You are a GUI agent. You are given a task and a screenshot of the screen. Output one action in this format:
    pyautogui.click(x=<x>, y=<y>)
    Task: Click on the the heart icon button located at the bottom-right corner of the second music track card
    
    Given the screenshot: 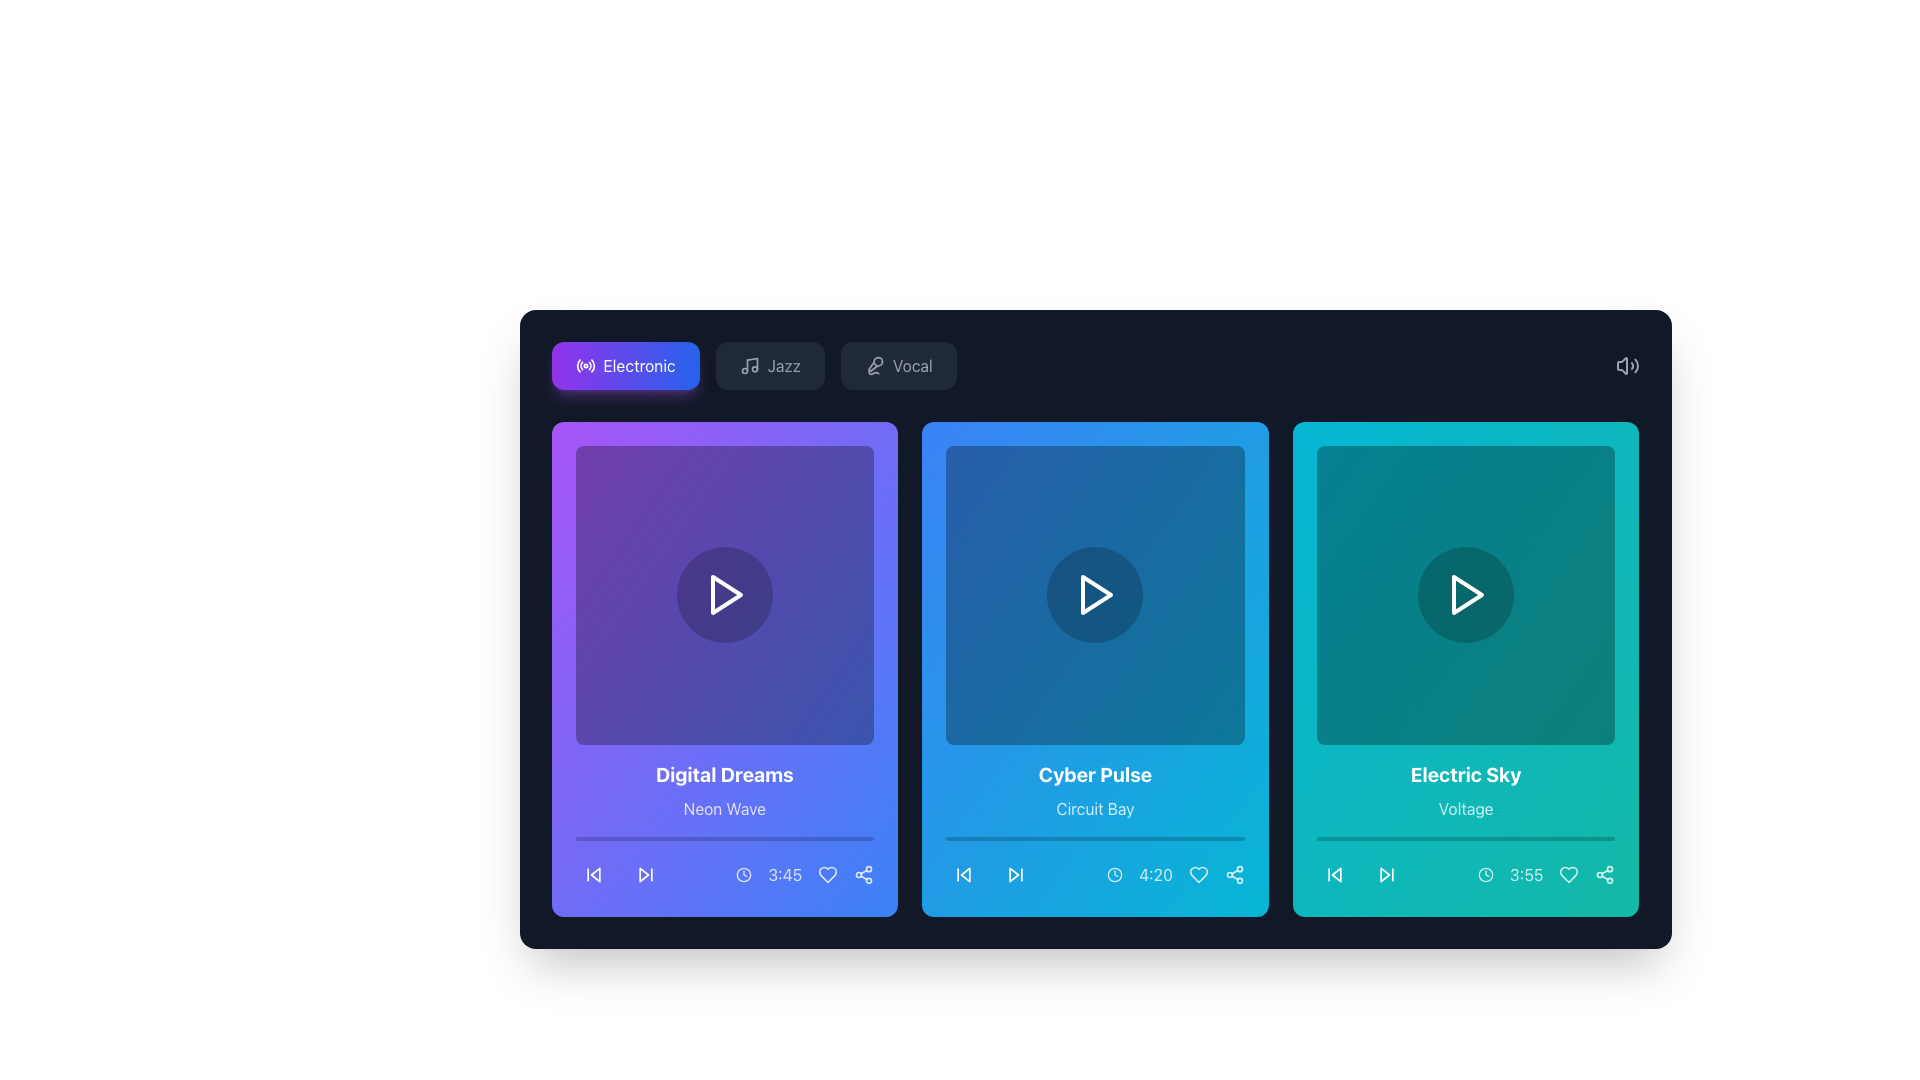 What is the action you would take?
    pyautogui.click(x=1198, y=873)
    